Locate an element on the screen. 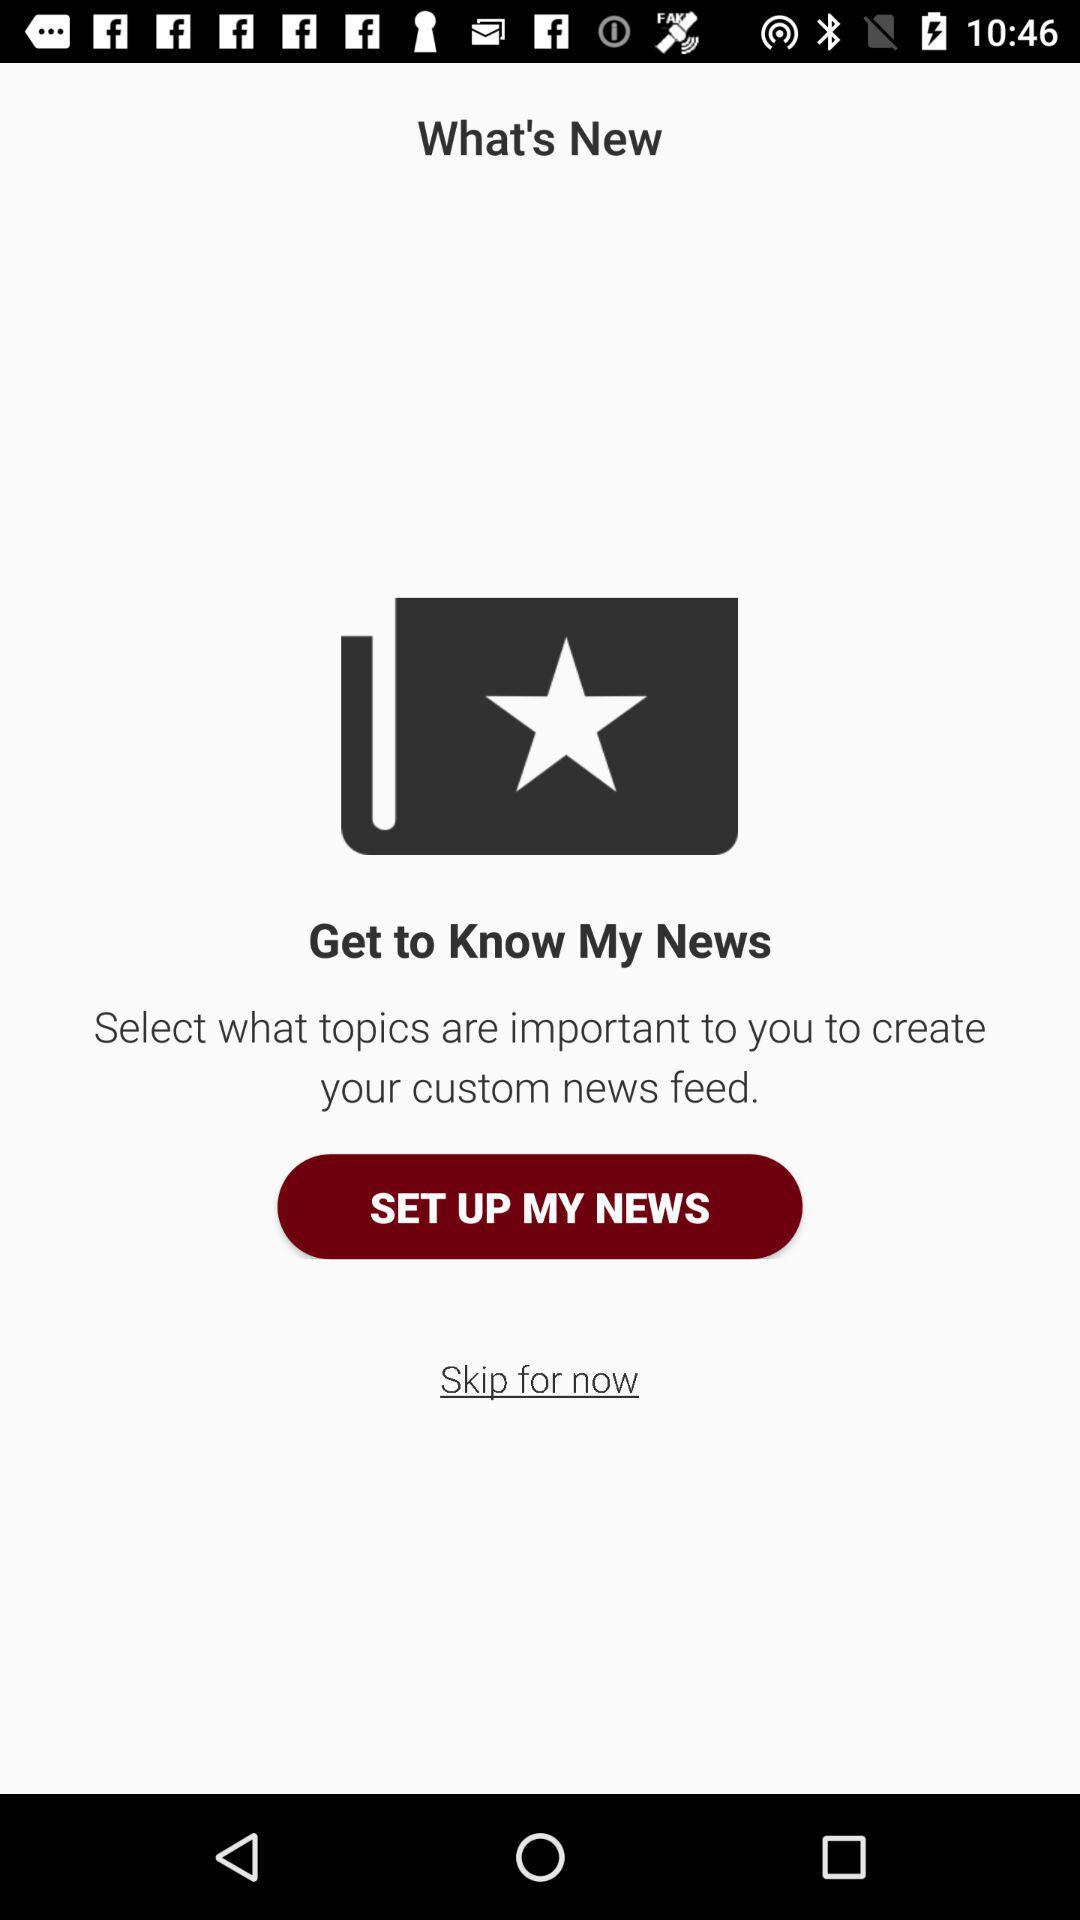  set up my is located at coordinates (540, 1205).